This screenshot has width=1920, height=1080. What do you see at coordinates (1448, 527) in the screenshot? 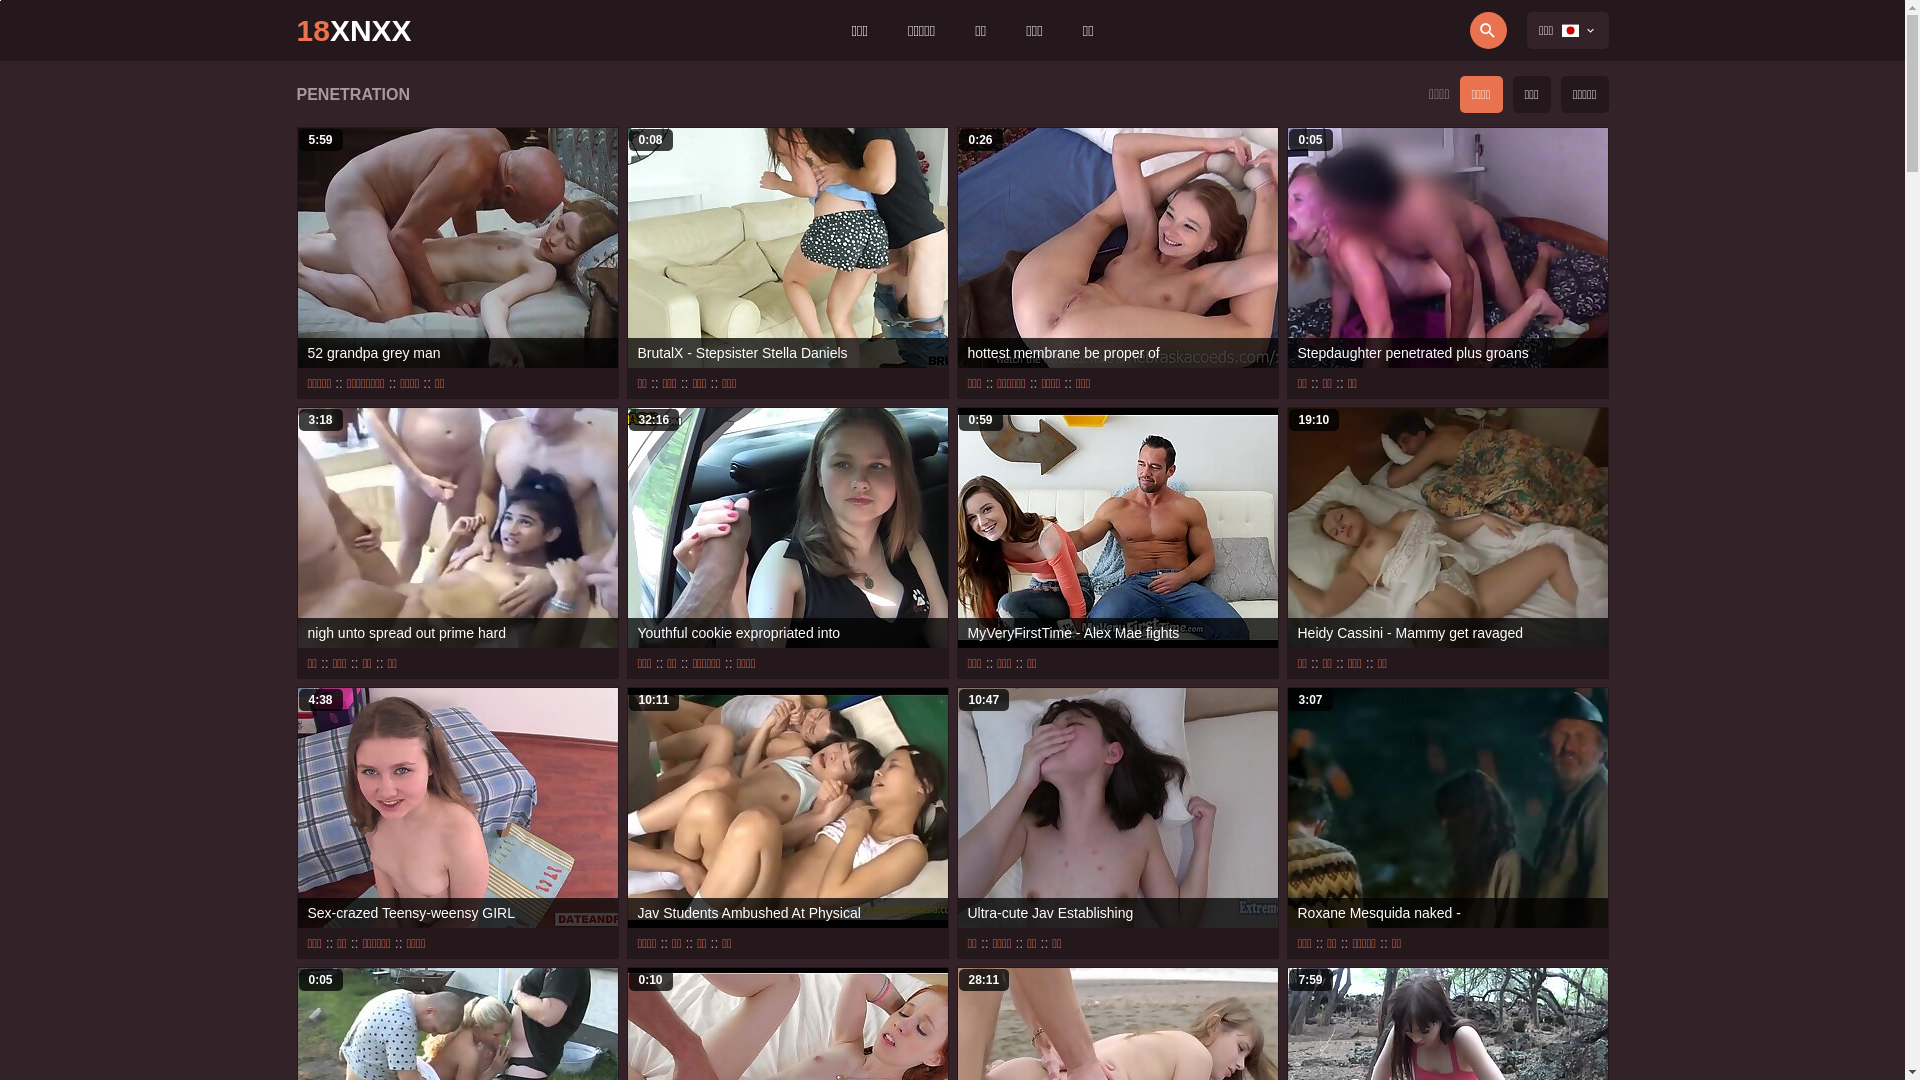
I see `'19:10` at bounding box center [1448, 527].